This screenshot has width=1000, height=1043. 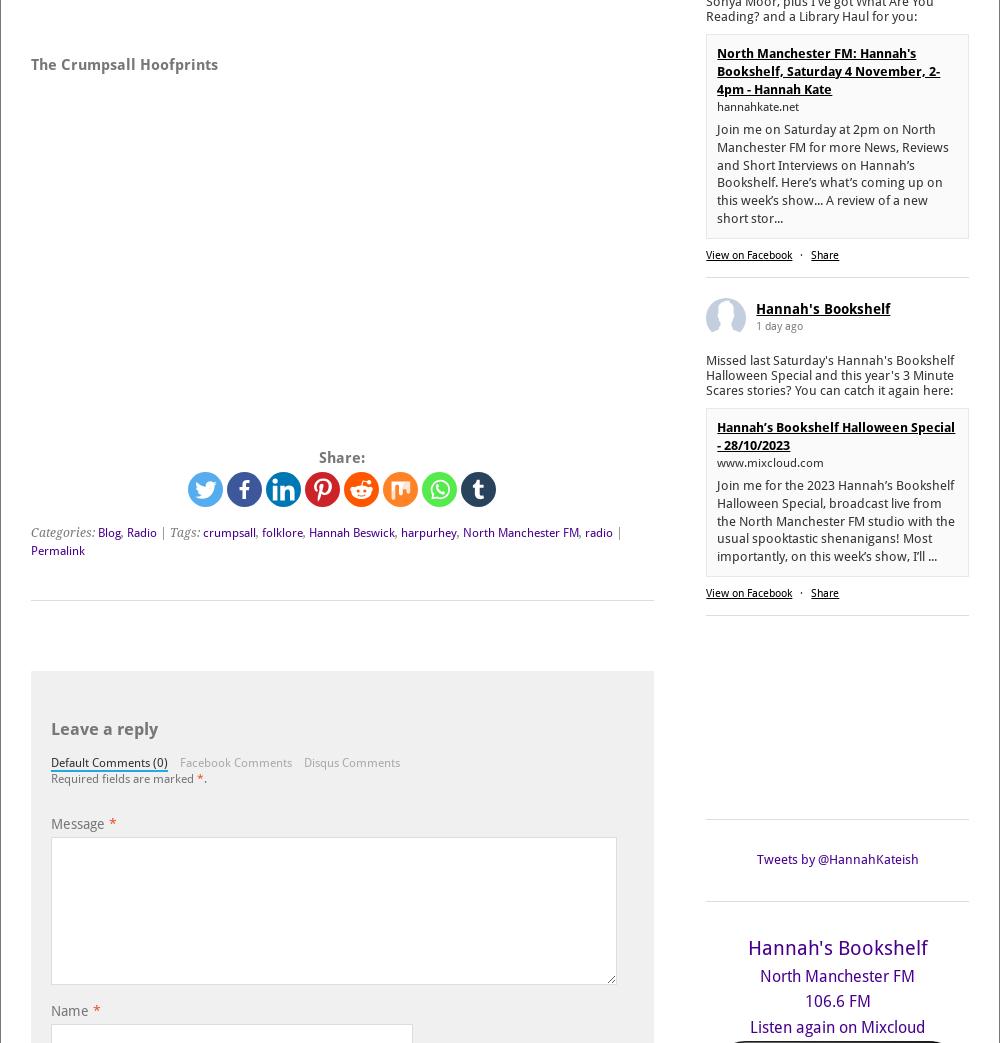 What do you see at coordinates (262, 532) in the screenshot?
I see `'folklore'` at bounding box center [262, 532].